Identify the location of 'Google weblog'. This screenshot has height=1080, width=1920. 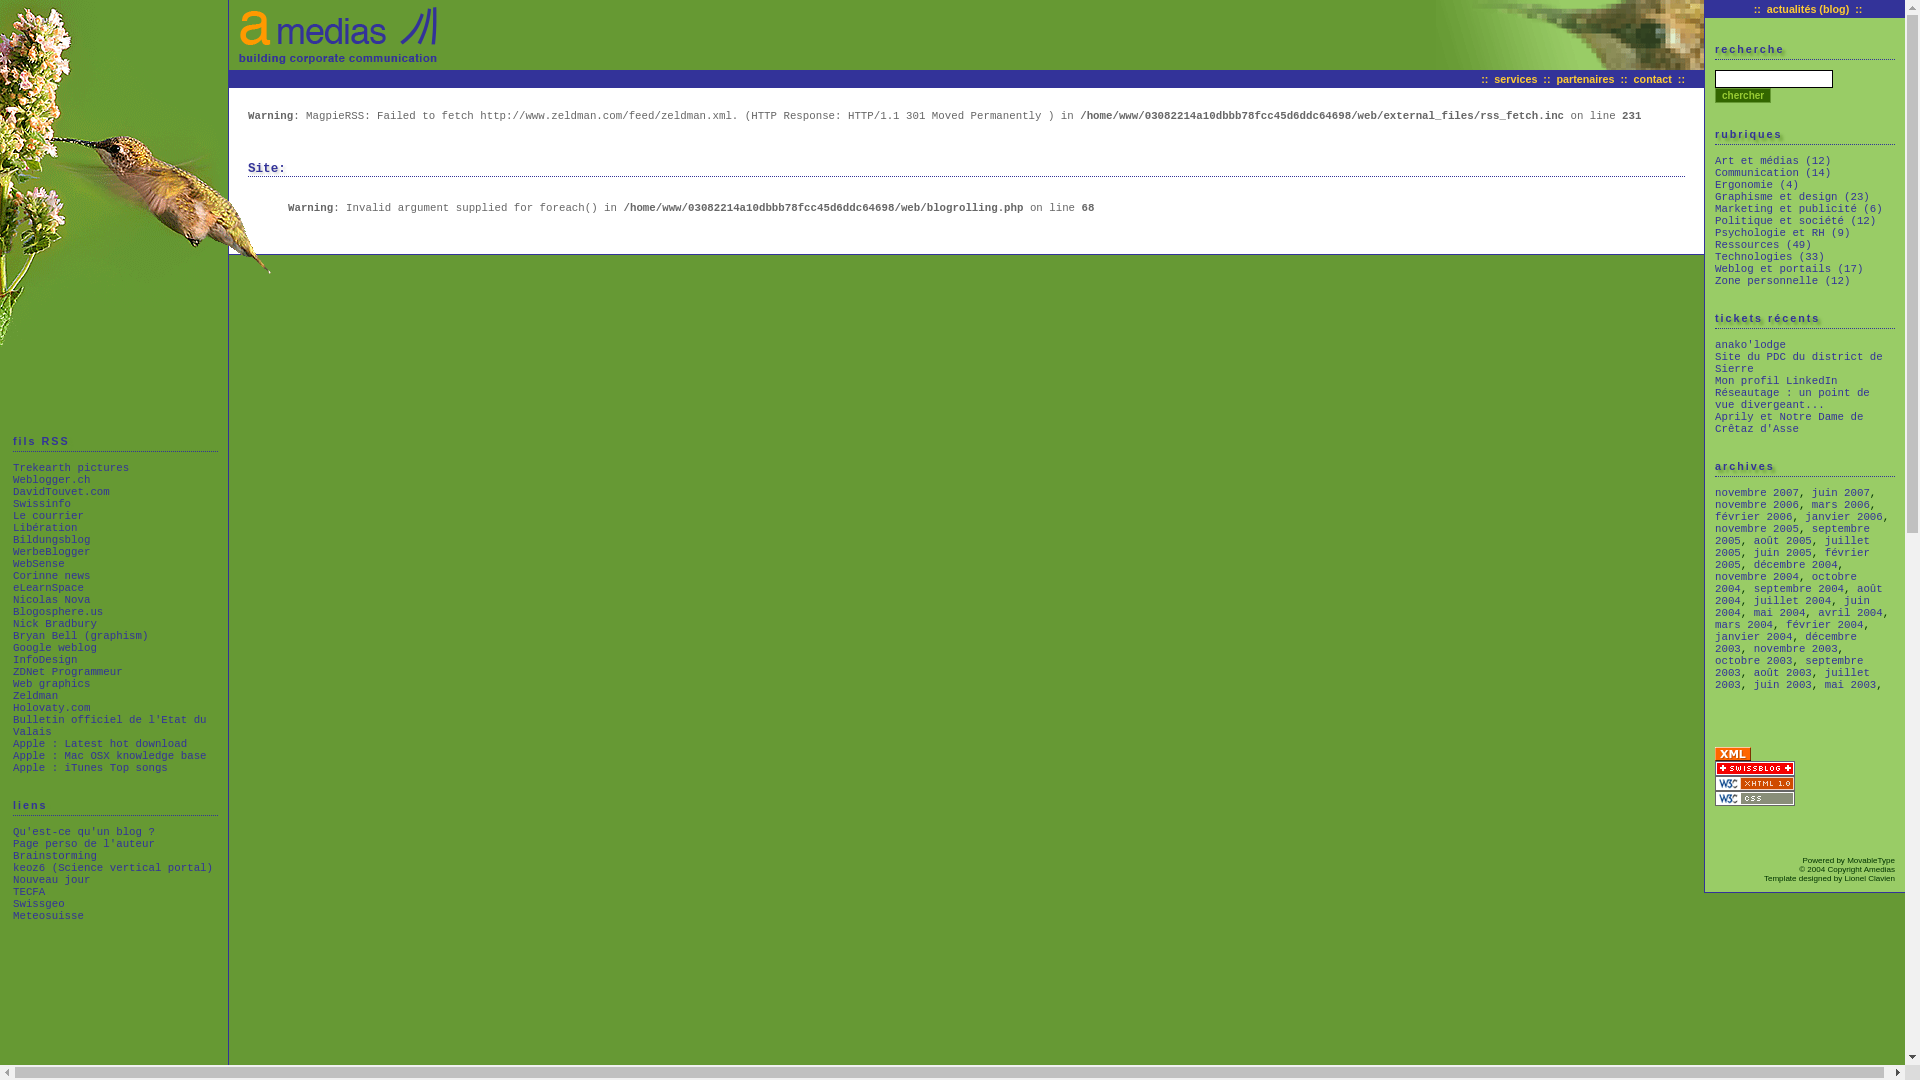
(54, 648).